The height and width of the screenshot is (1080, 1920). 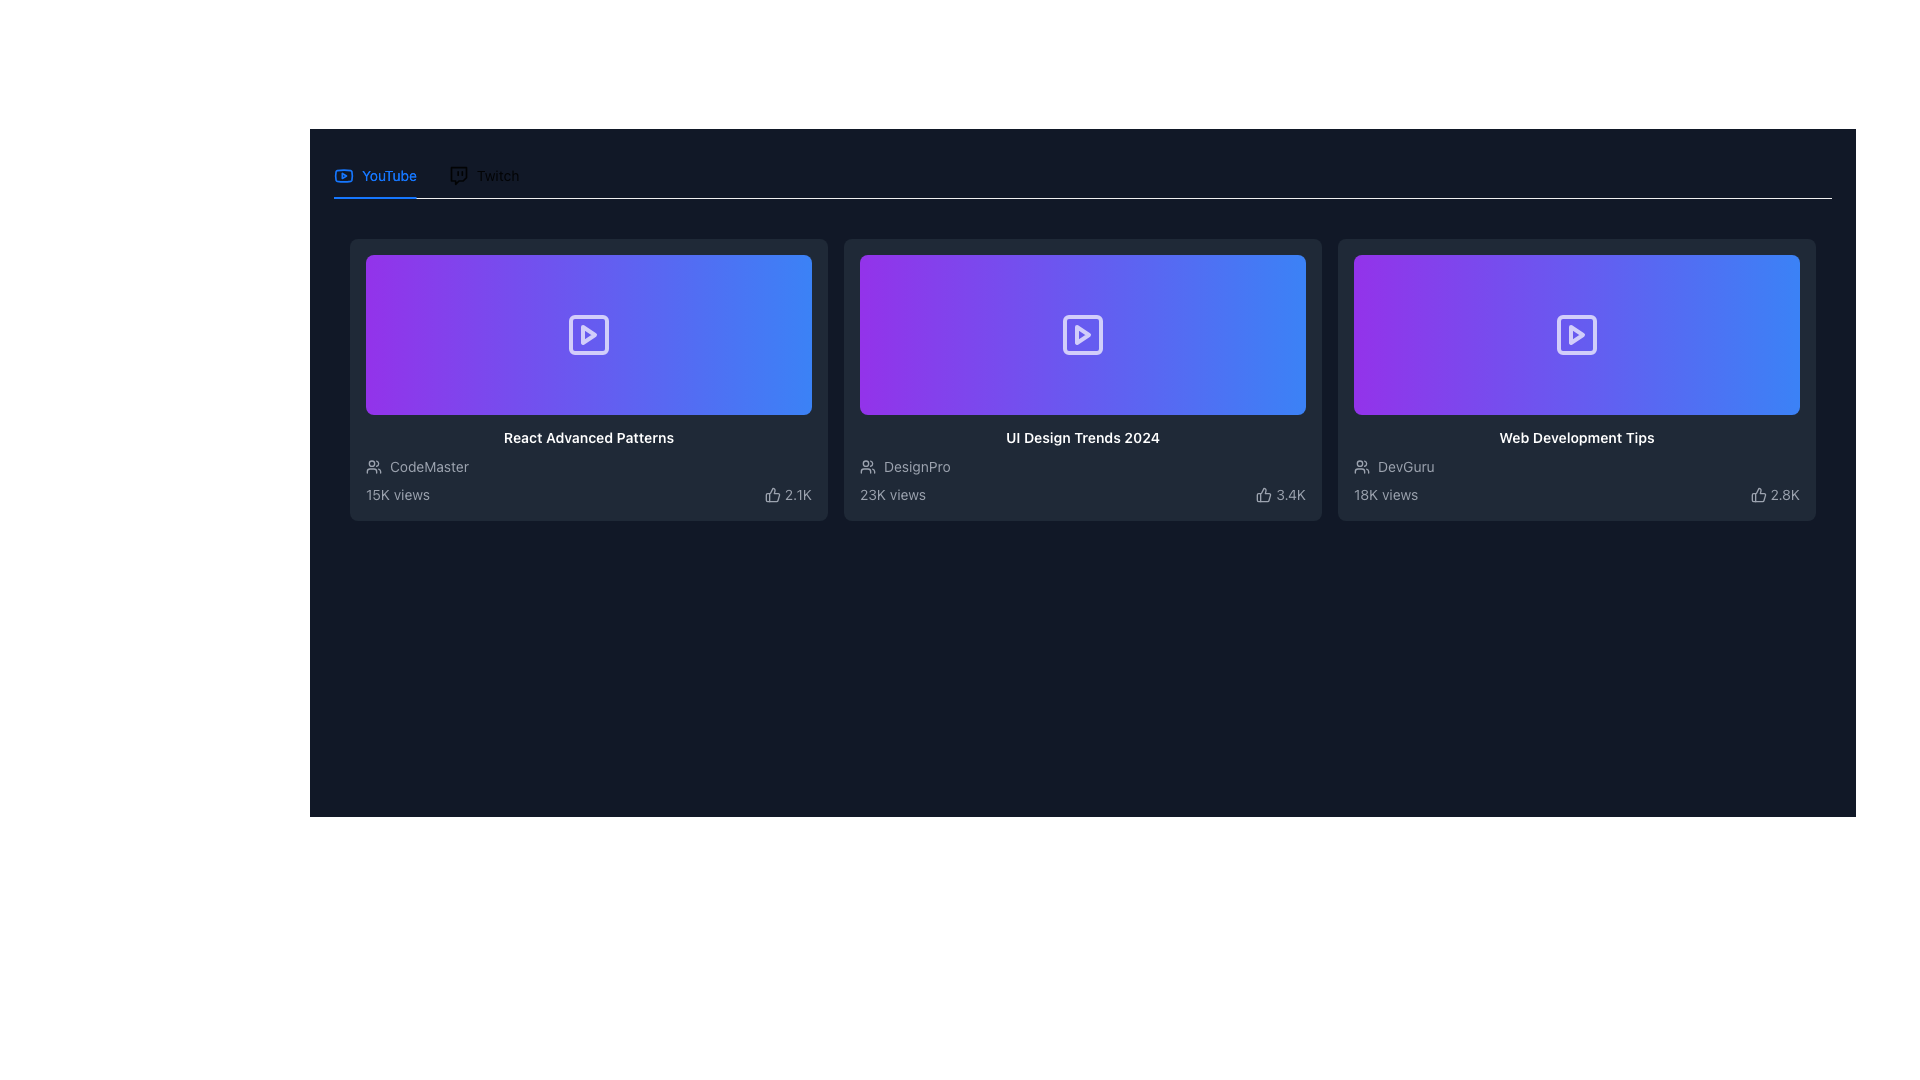 I want to click on the play icon located in the center of the second video thumbnail from the left to initiate video playback, so click(x=1082, y=334).